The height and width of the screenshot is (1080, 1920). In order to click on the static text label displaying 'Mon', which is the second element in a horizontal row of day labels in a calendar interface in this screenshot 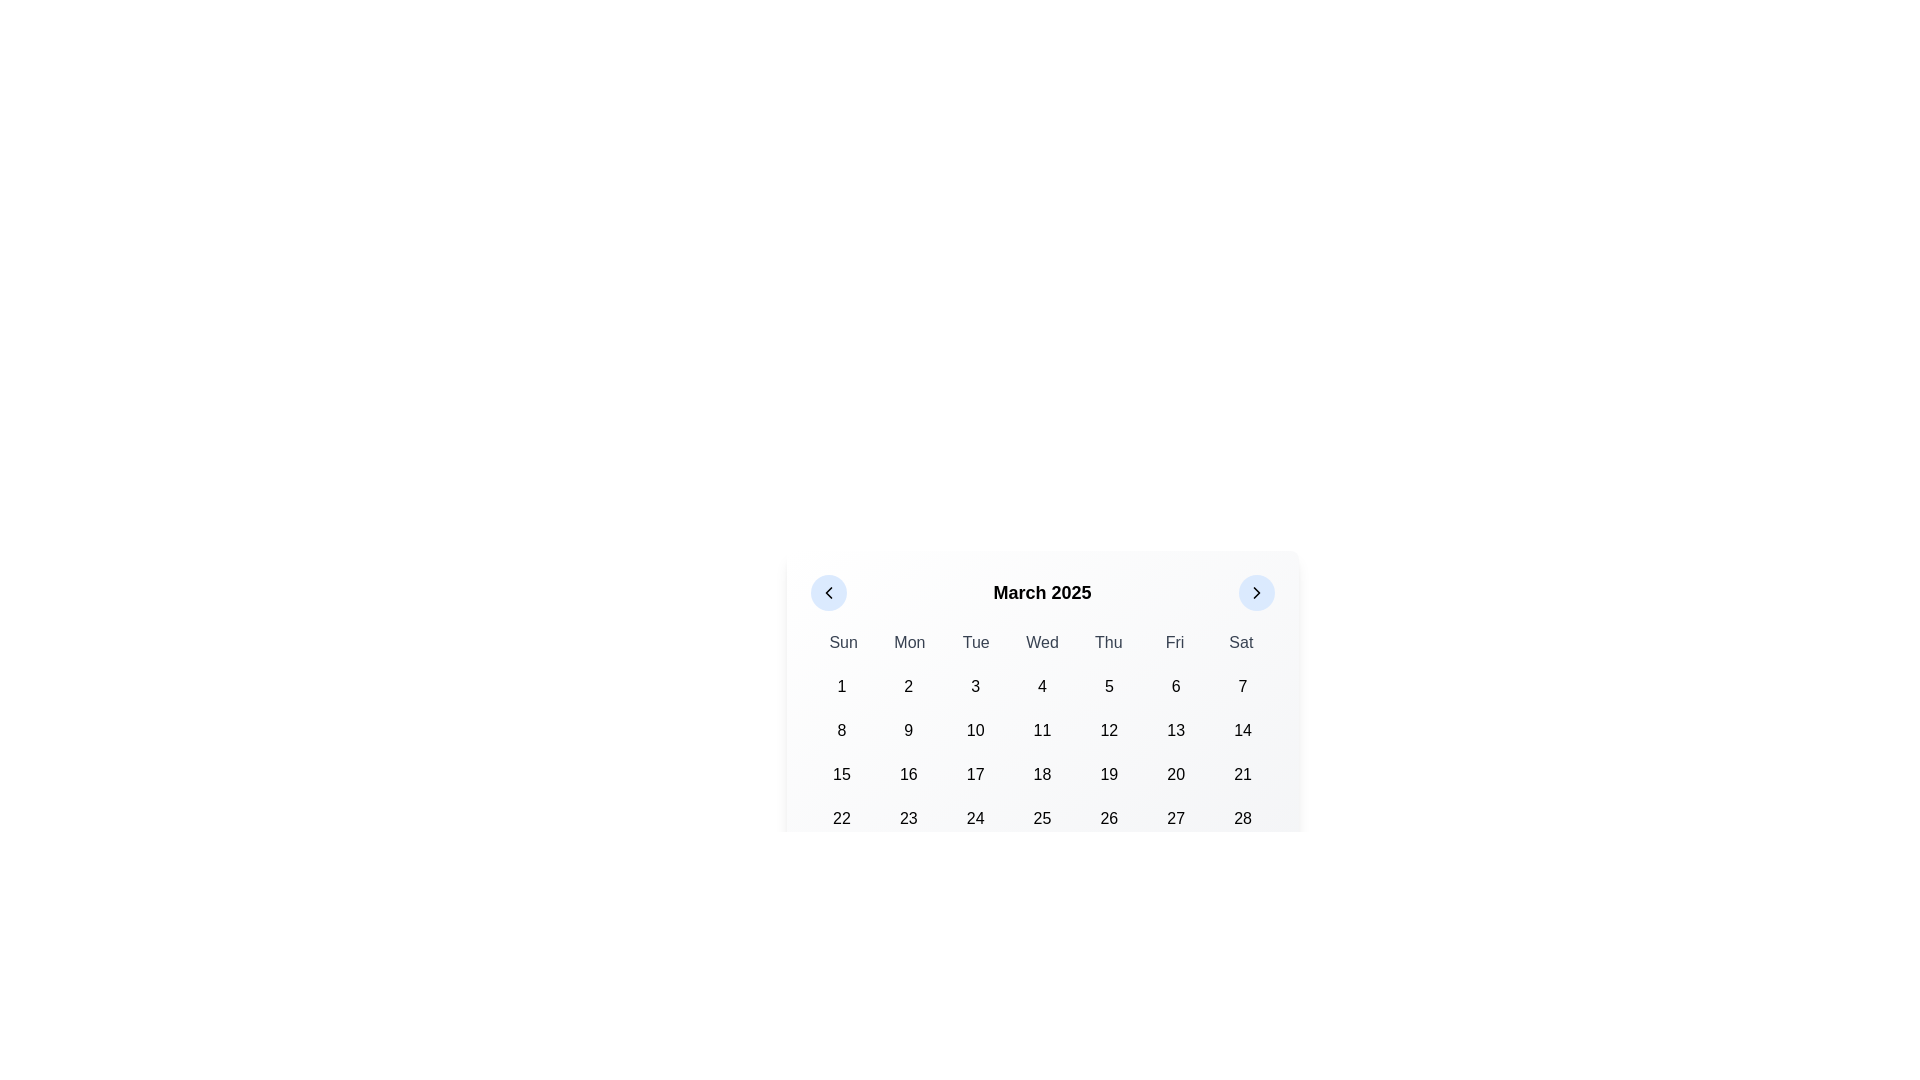, I will do `click(908, 643)`.